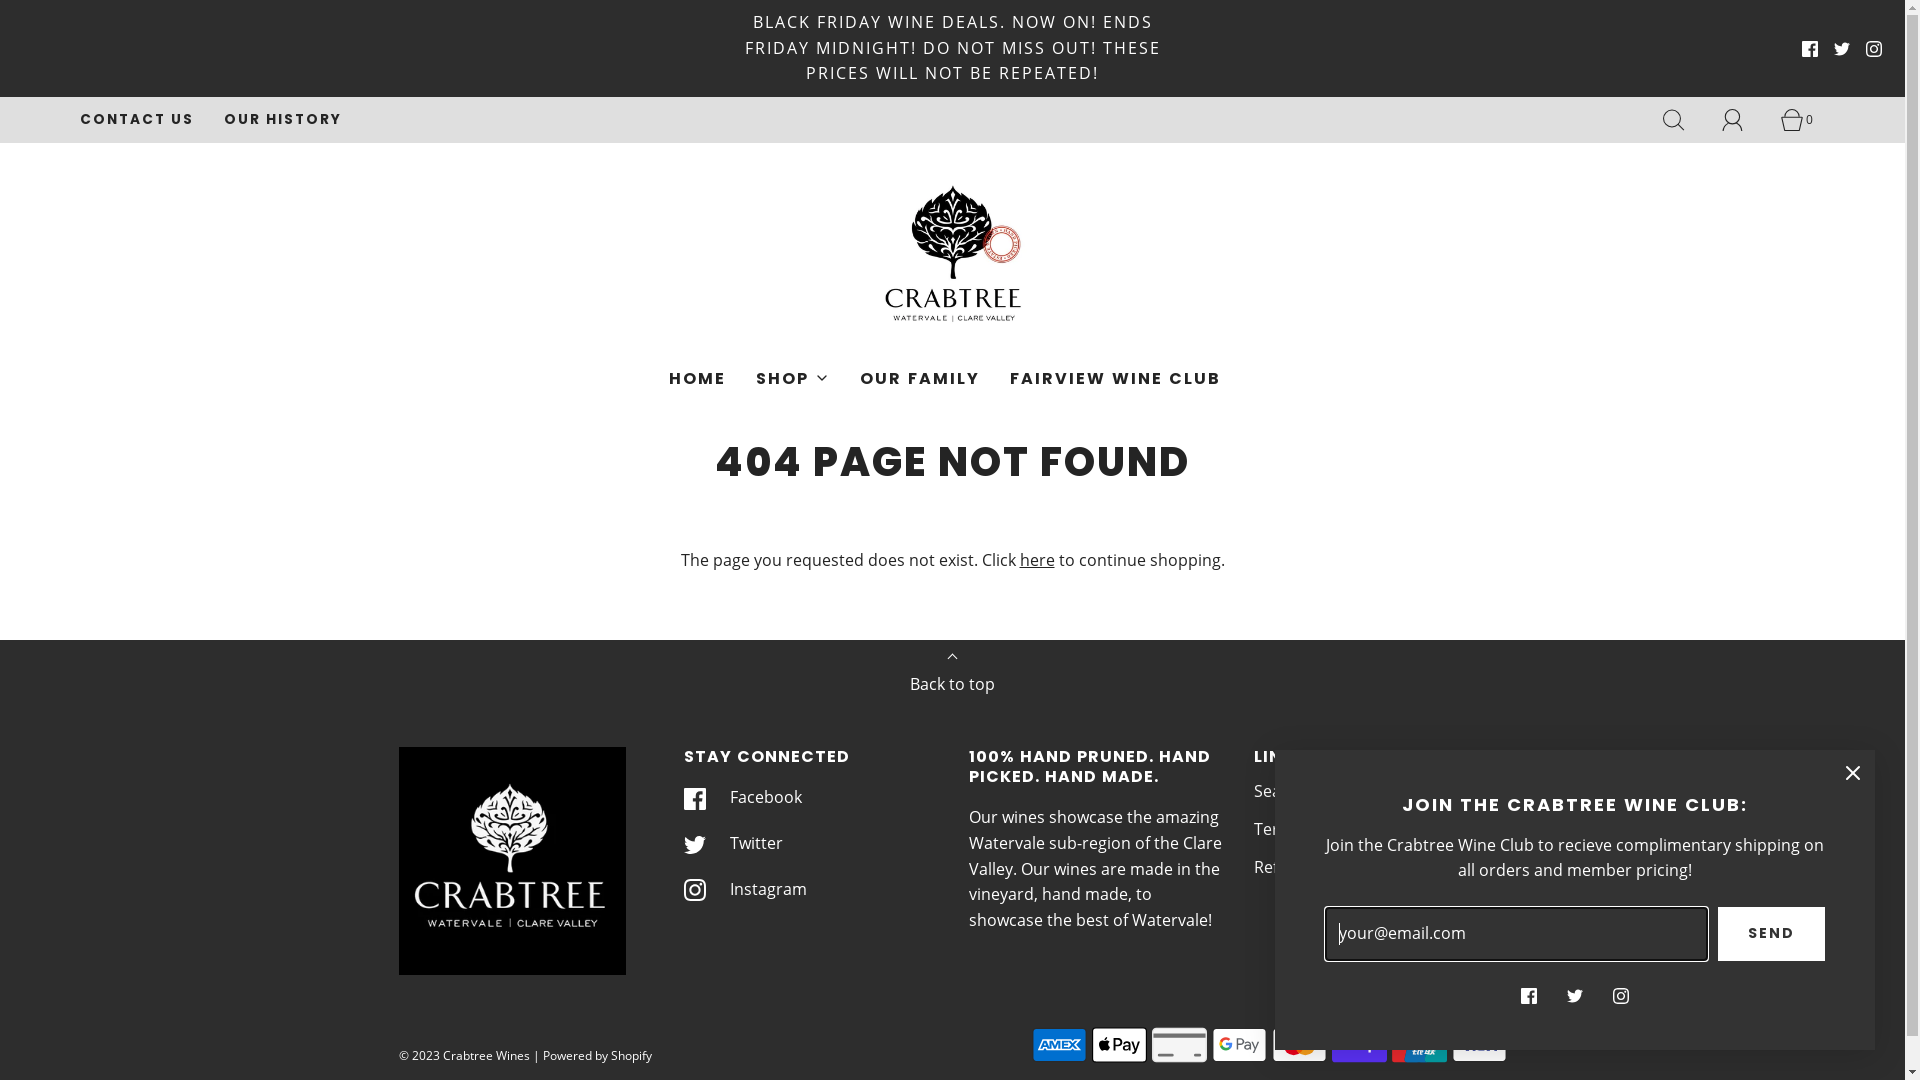  I want to click on 'here', so click(1037, 559).